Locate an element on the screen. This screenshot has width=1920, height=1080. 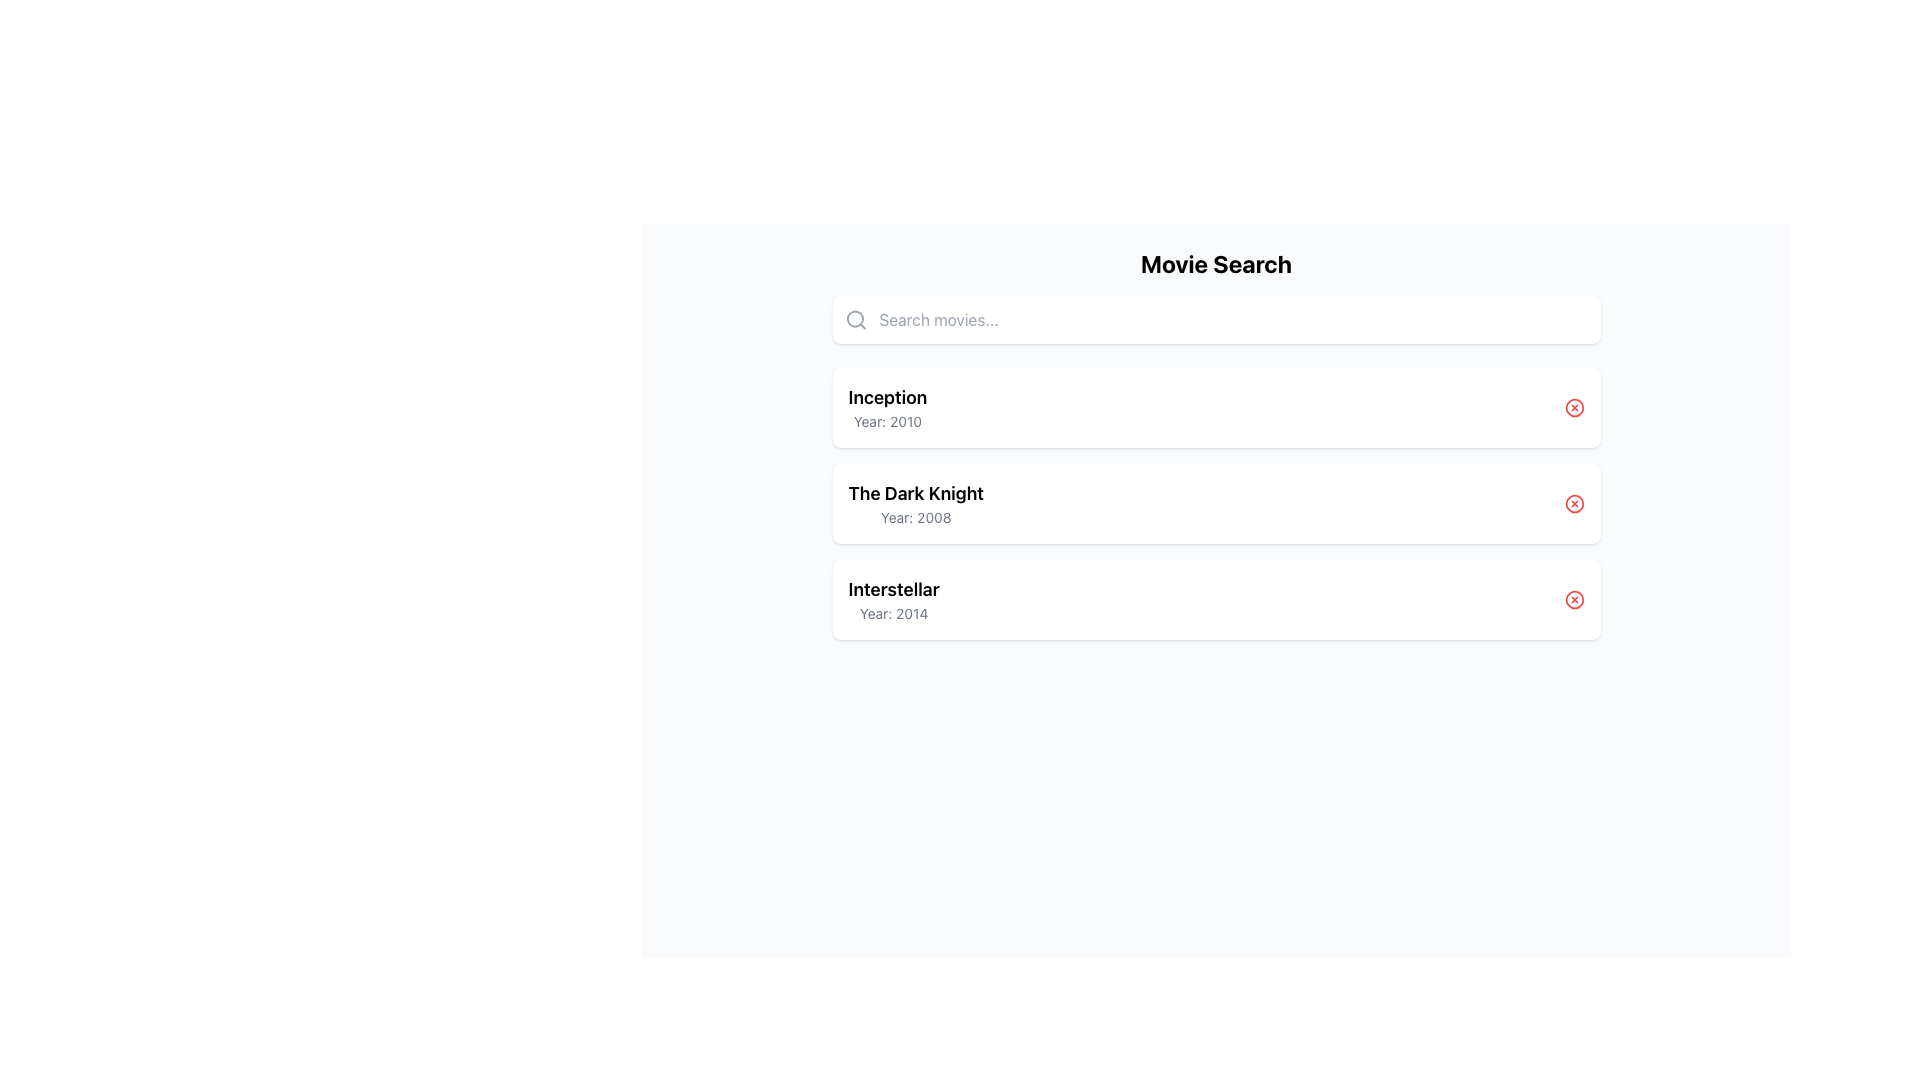
the gray magnifying glass icon located at the start of the search bar in the 'Movie Search' interface is located at coordinates (855, 319).